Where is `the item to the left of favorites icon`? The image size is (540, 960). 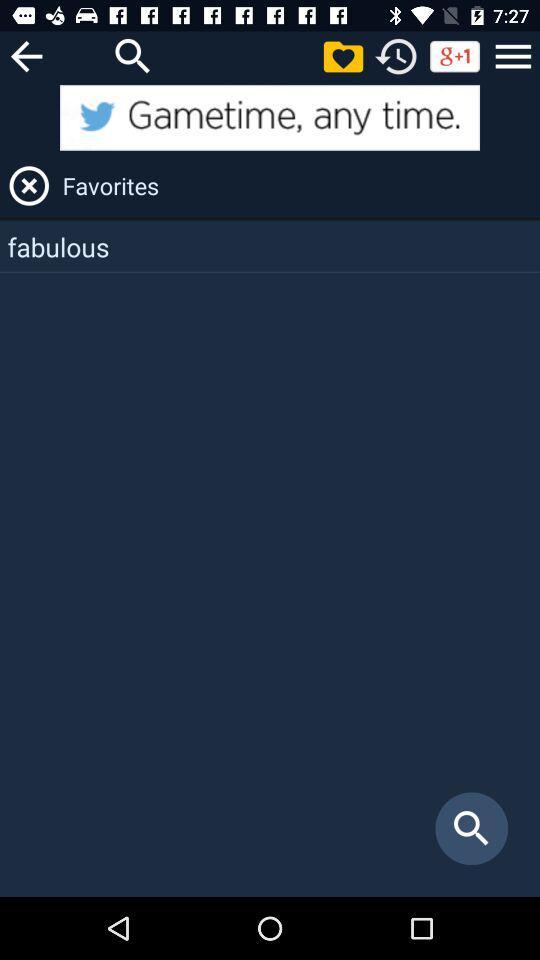 the item to the left of favorites icon is located at coordinates (28, 186).